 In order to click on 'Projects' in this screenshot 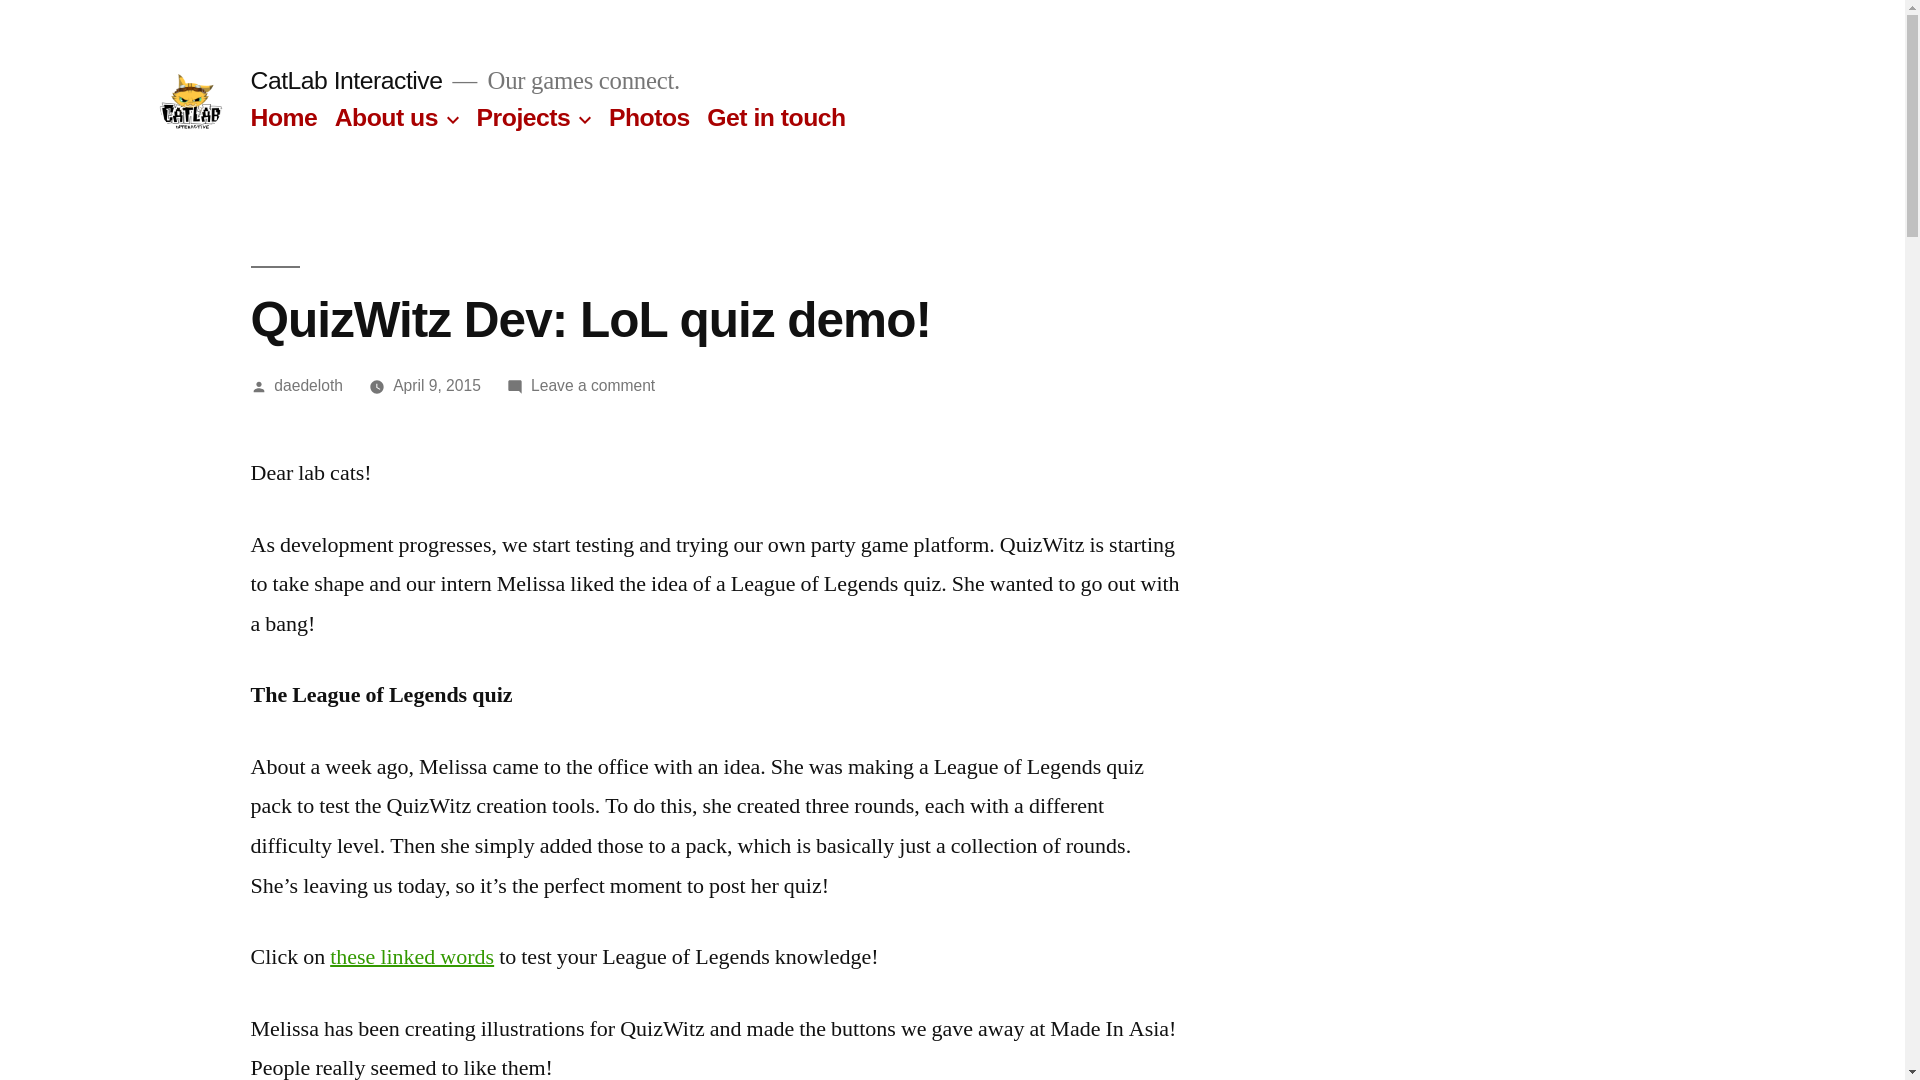, I will do `click(523, 117)`.